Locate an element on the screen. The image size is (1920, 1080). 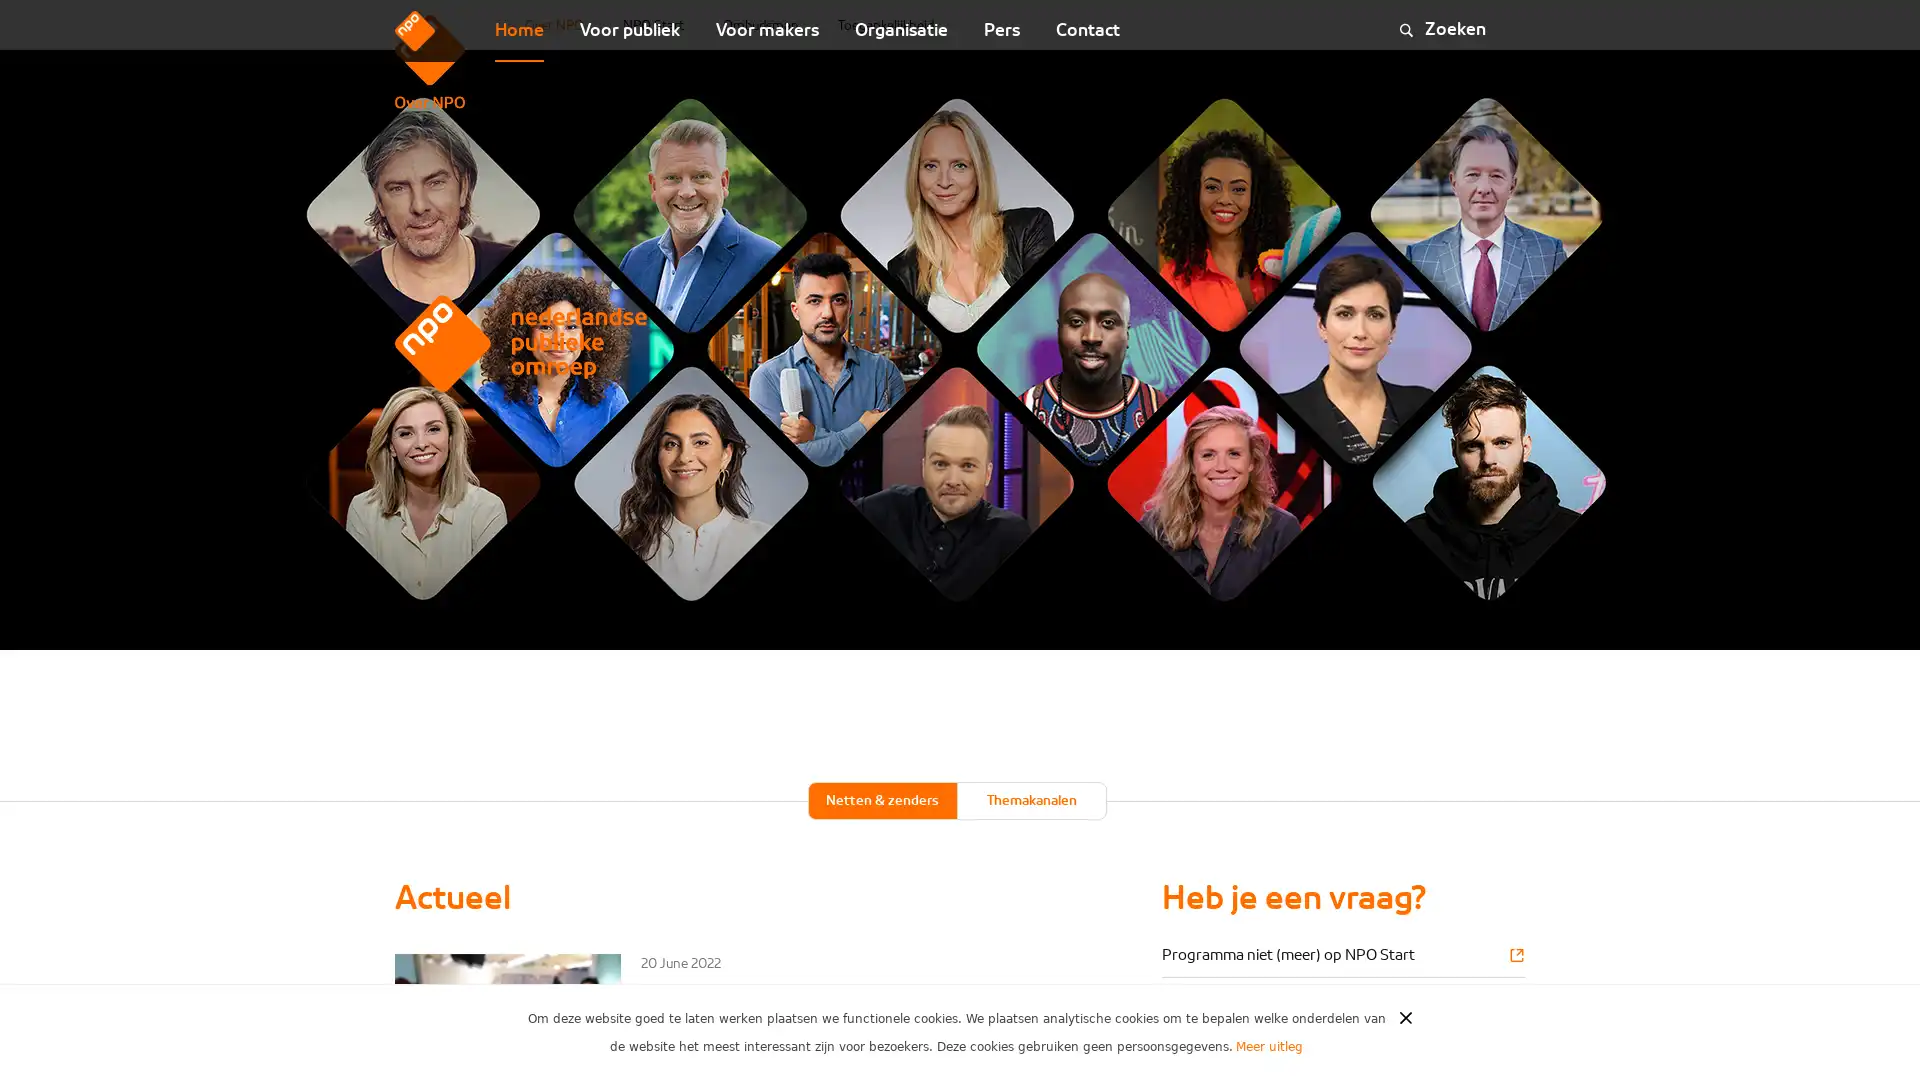
Netten & zenders is located at coordinates (881, 800).